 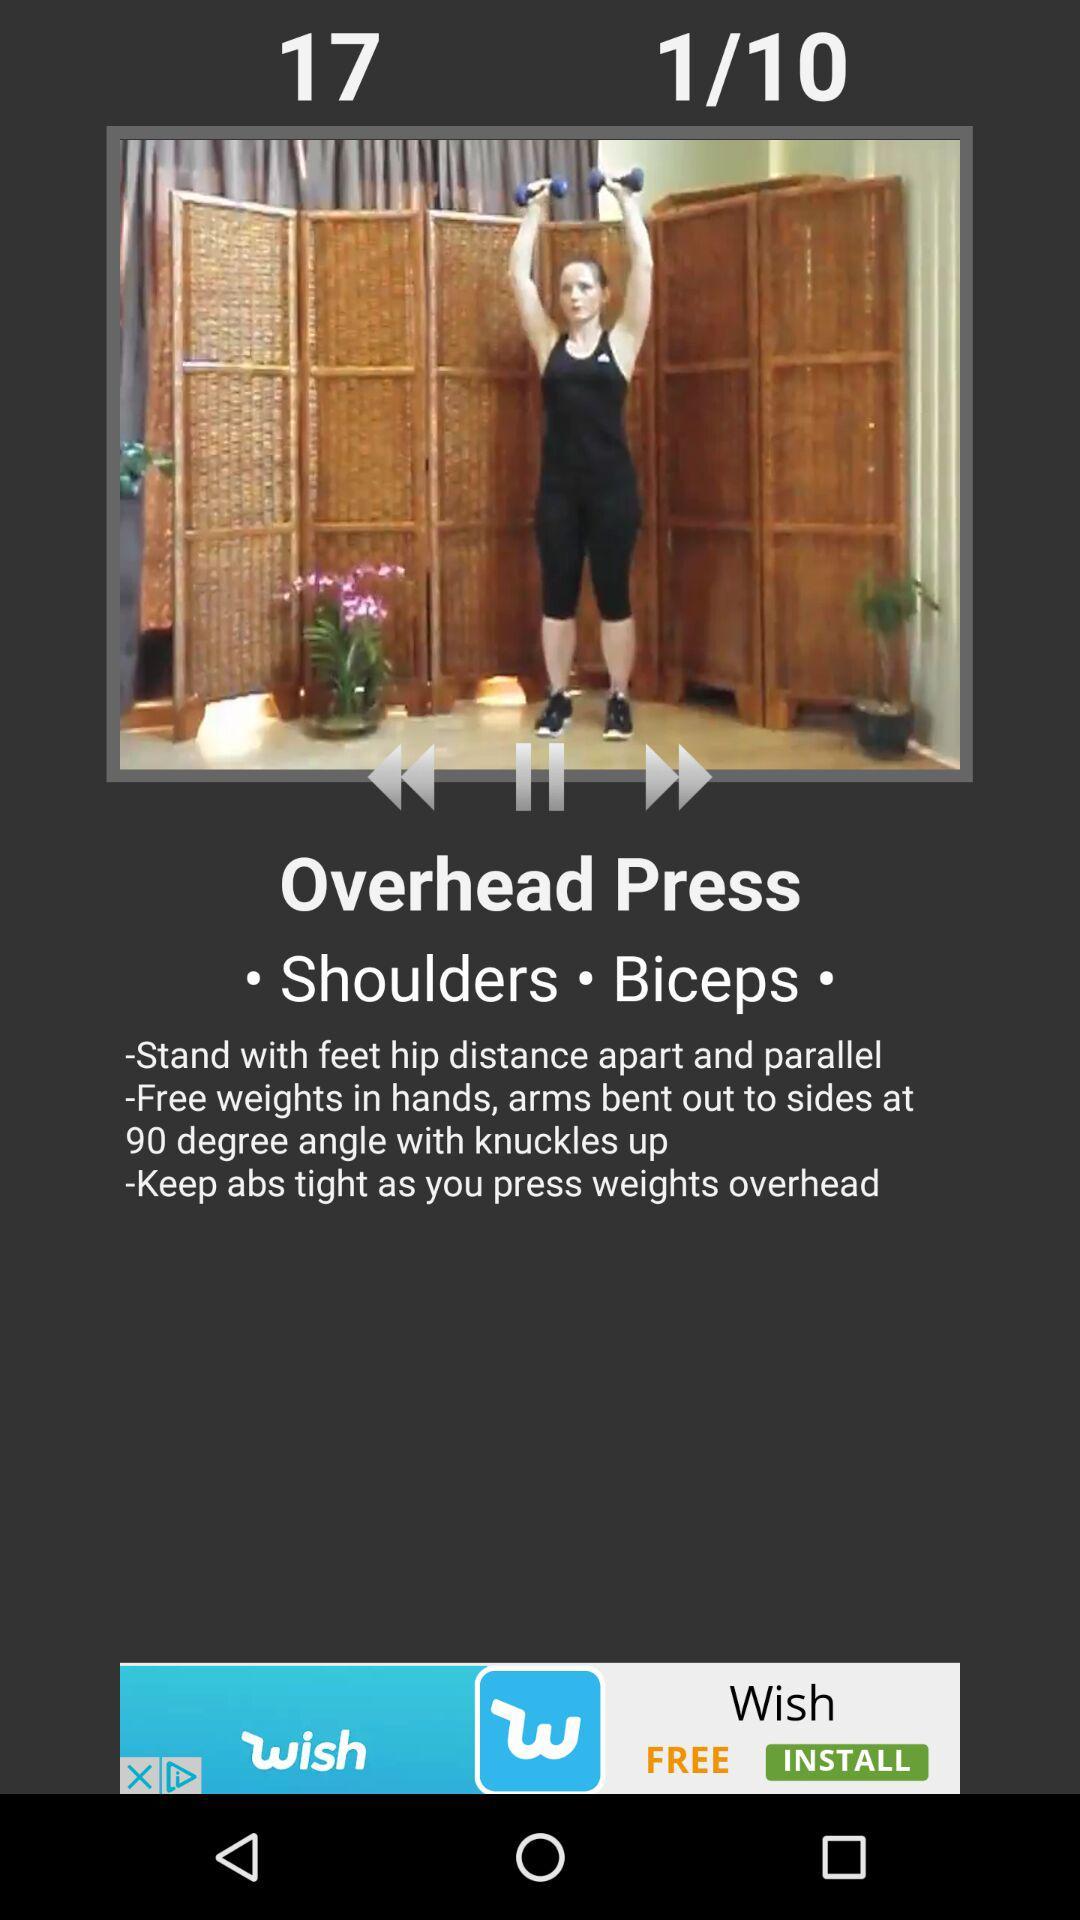 I want to click on rewind the video, so click(x=407, y=776).